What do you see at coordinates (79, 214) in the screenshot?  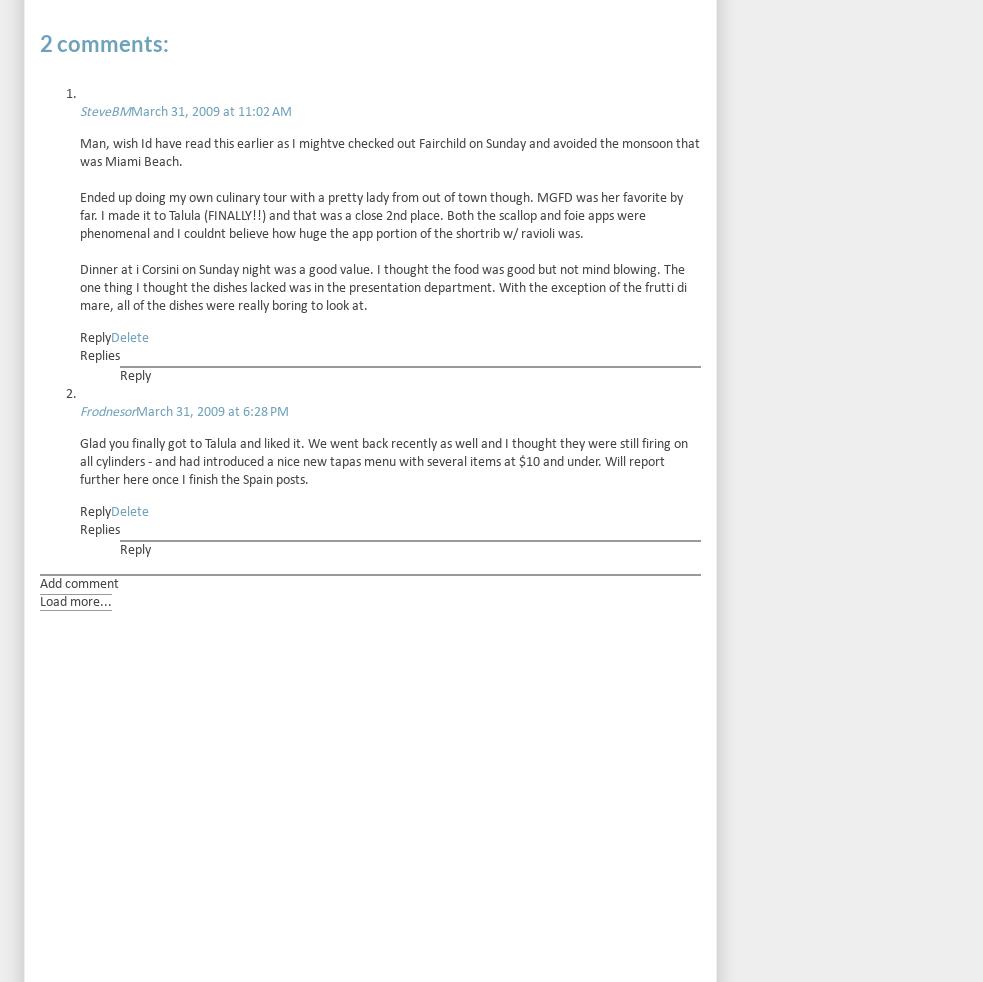 I see `'Ended up doing my own culinary tour with a pretty lady from out of town though.  MGFD was her favorite by far.  I made it to Talula (FINALLY!!) and that was a close 2nd place.  Both the scallop and foie apps were phenomenal and I couldnt believe how huge the app portion of the shortrib w/ ravioli was.'` at bounding box center [79, 214].